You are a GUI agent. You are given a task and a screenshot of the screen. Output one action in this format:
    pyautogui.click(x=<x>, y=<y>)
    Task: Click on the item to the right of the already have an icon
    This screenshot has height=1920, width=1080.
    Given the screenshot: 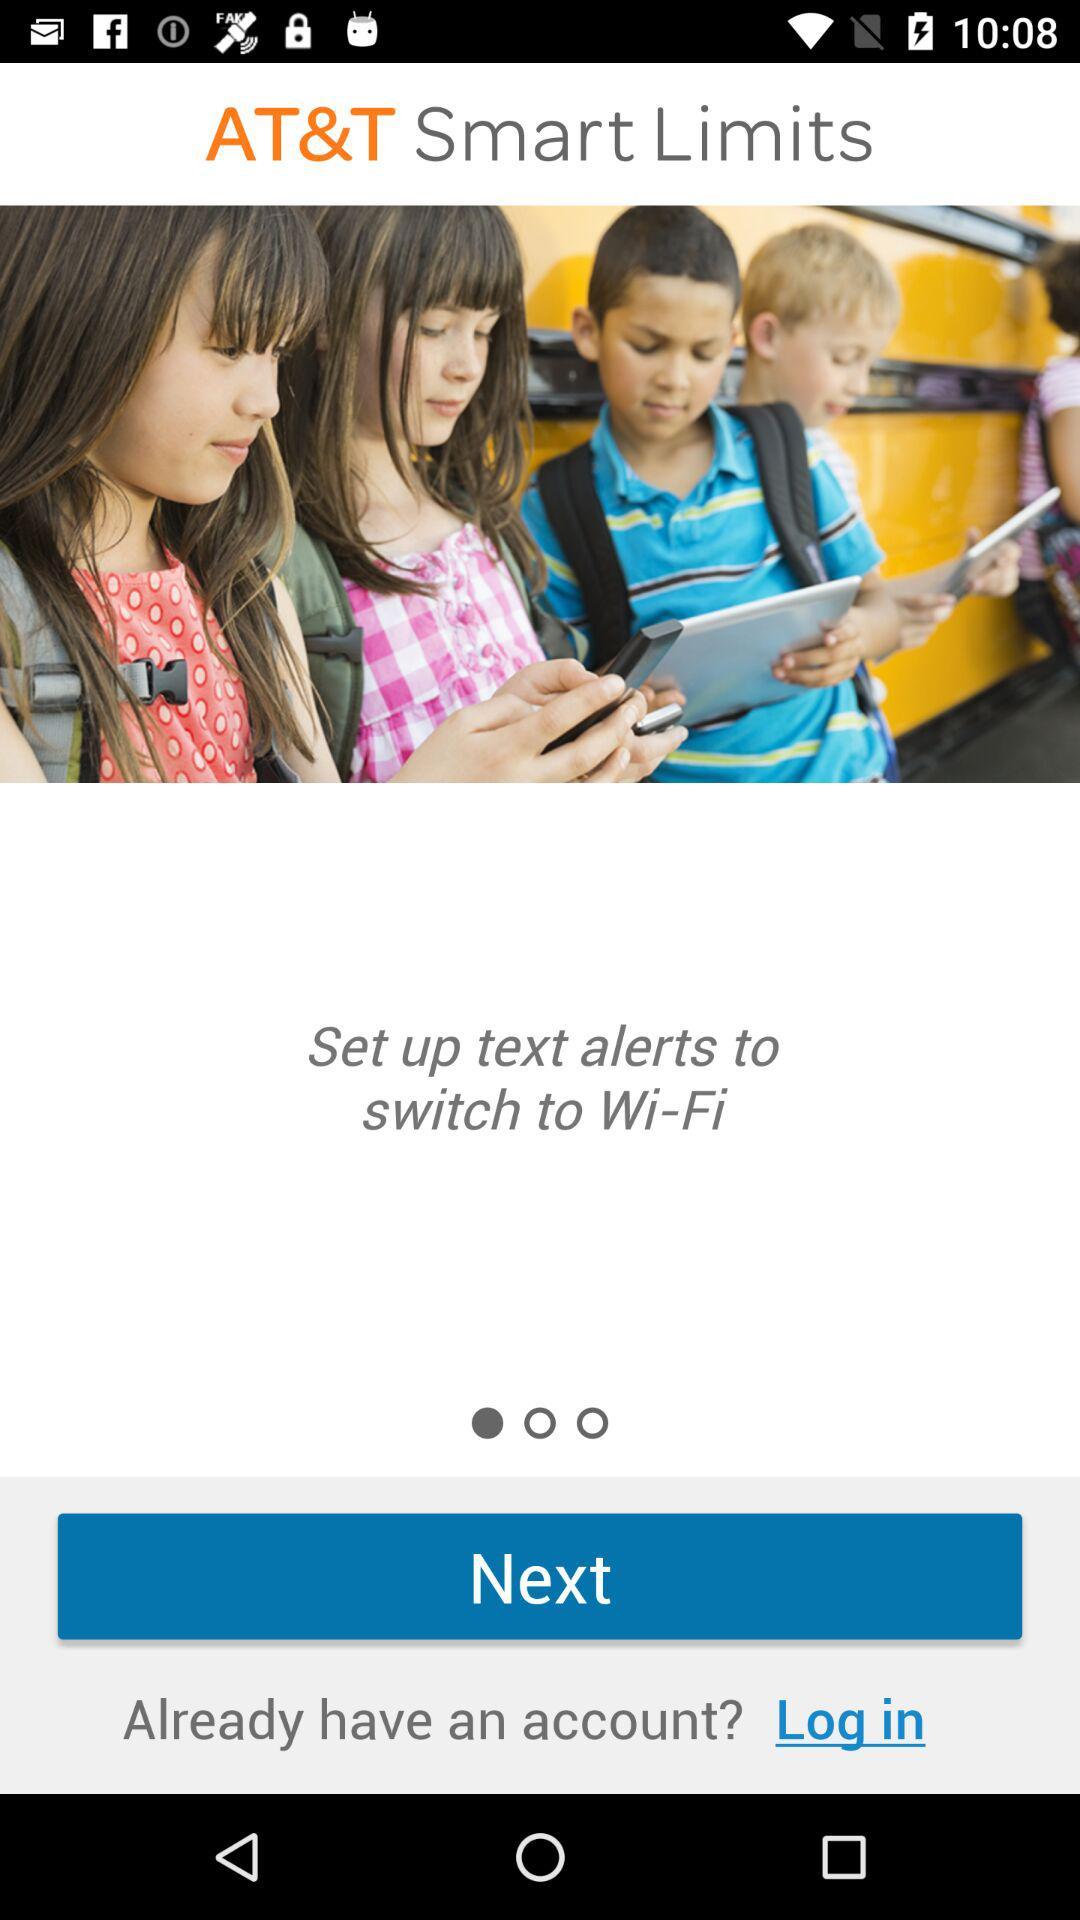 What is the action you would take?
    pyautogui.click(x=850, y=1716)
    